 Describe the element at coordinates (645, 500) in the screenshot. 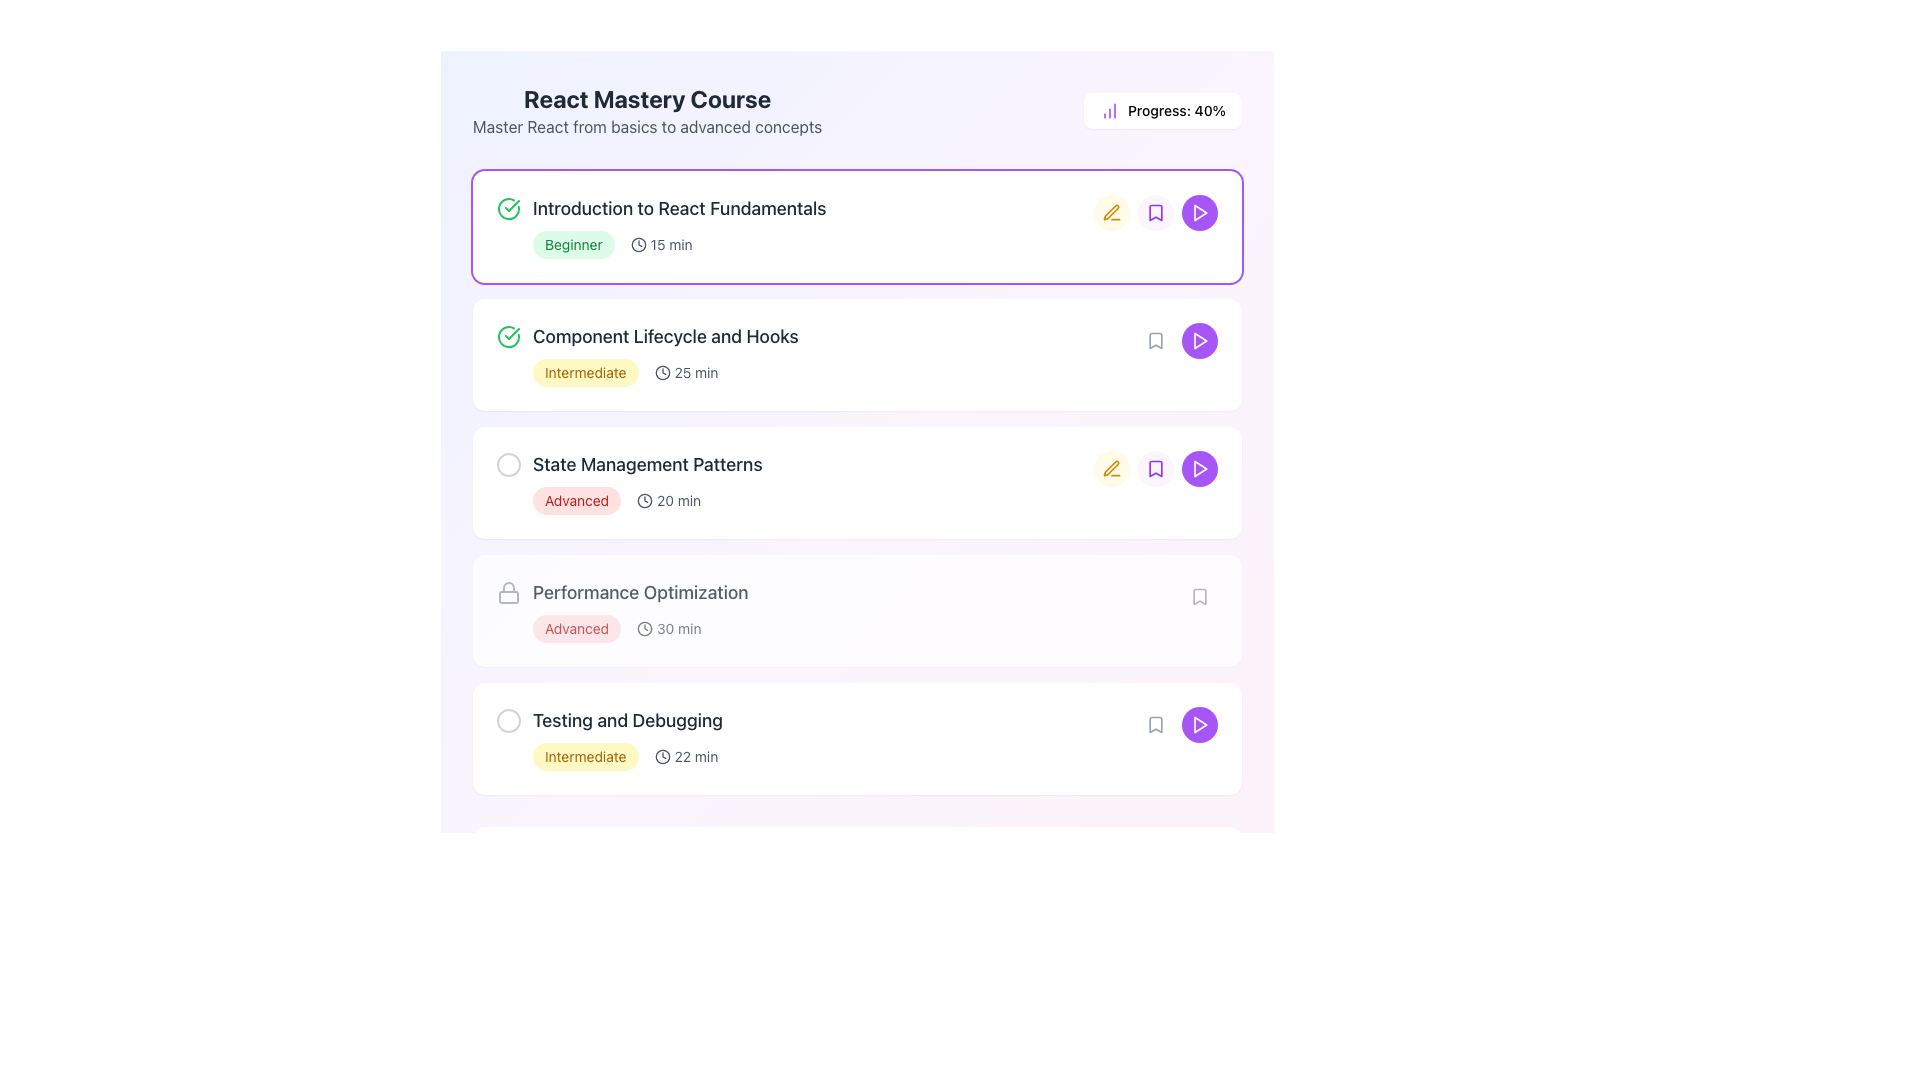

I see `the clock icon located to the left of the '20 min' text in the third row of the course list titled 'State Management Patterns'` at that location.